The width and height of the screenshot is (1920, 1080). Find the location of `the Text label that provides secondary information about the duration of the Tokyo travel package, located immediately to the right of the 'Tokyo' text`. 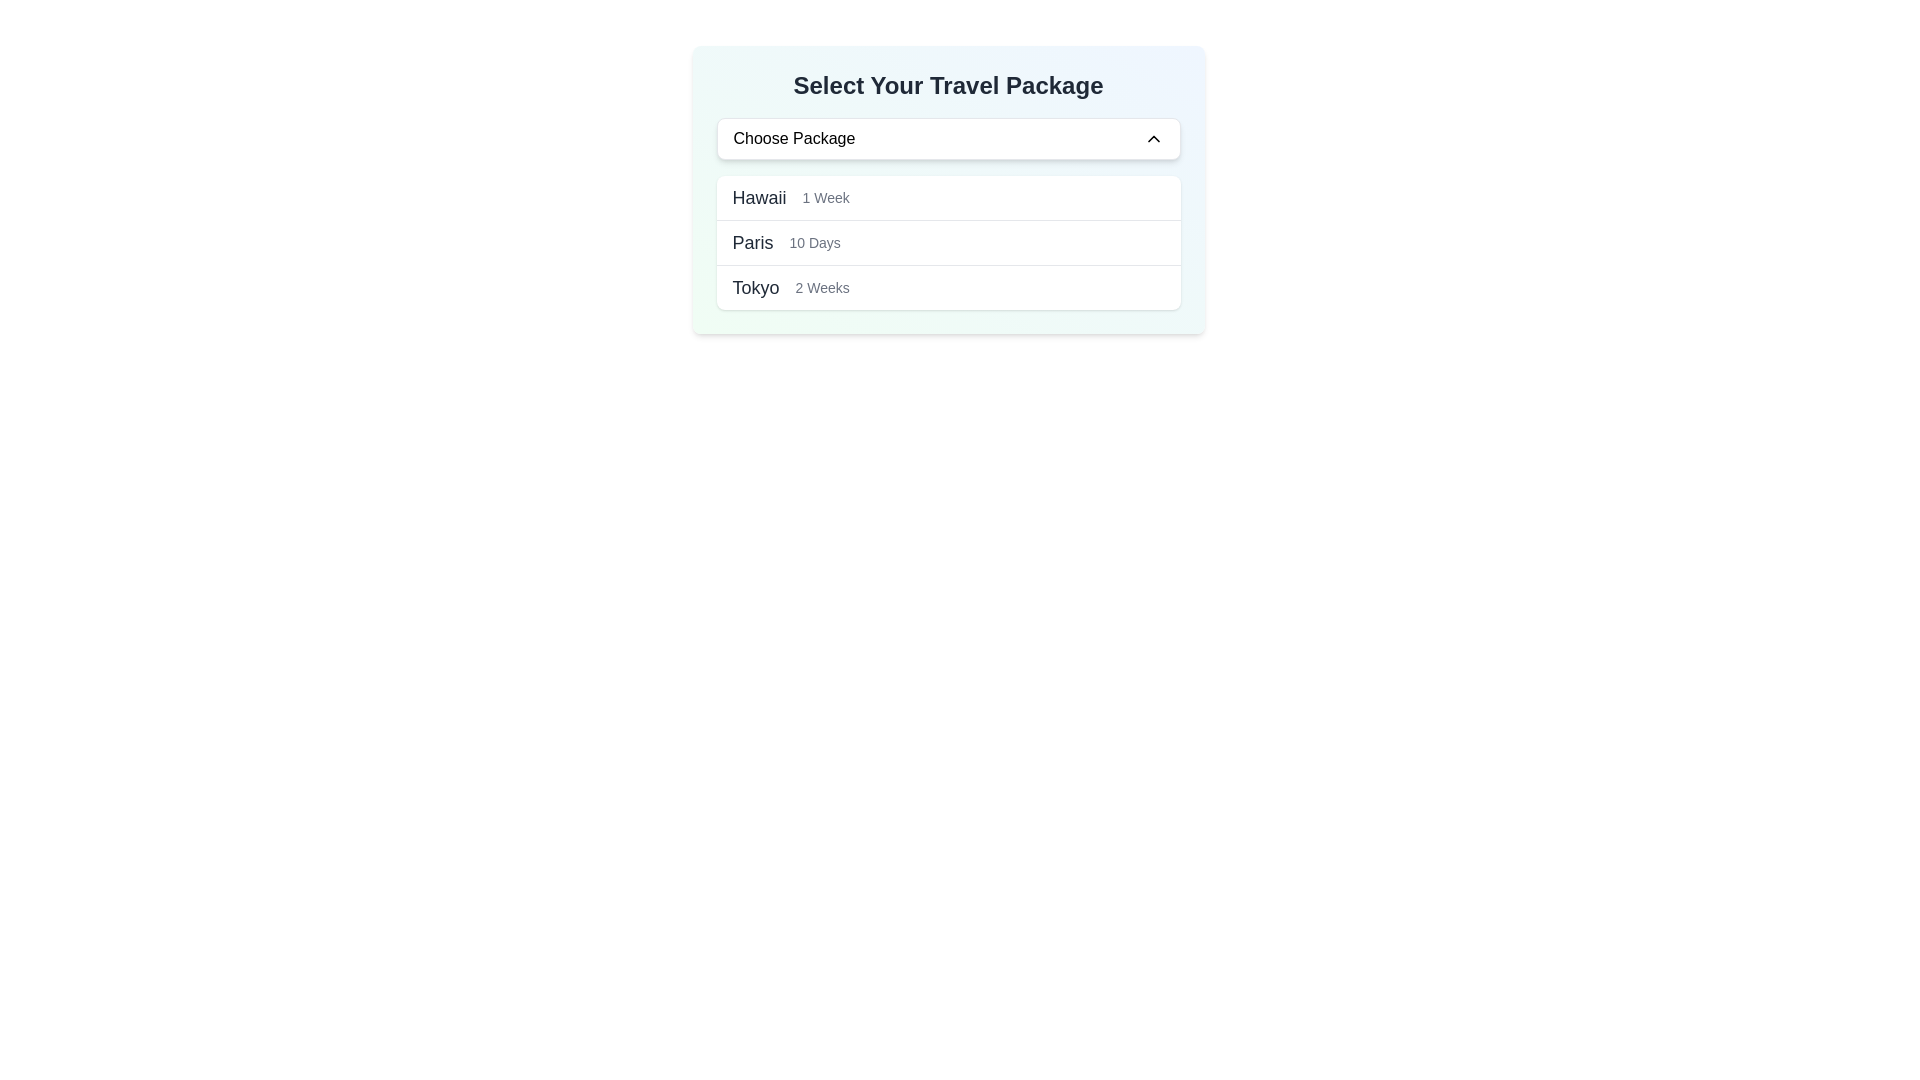

the Text label that provides secondary information about the duration of the Tokyo travel package, located immediately to the right of the 'Tokyo' text is located at coordinates (822, 288).